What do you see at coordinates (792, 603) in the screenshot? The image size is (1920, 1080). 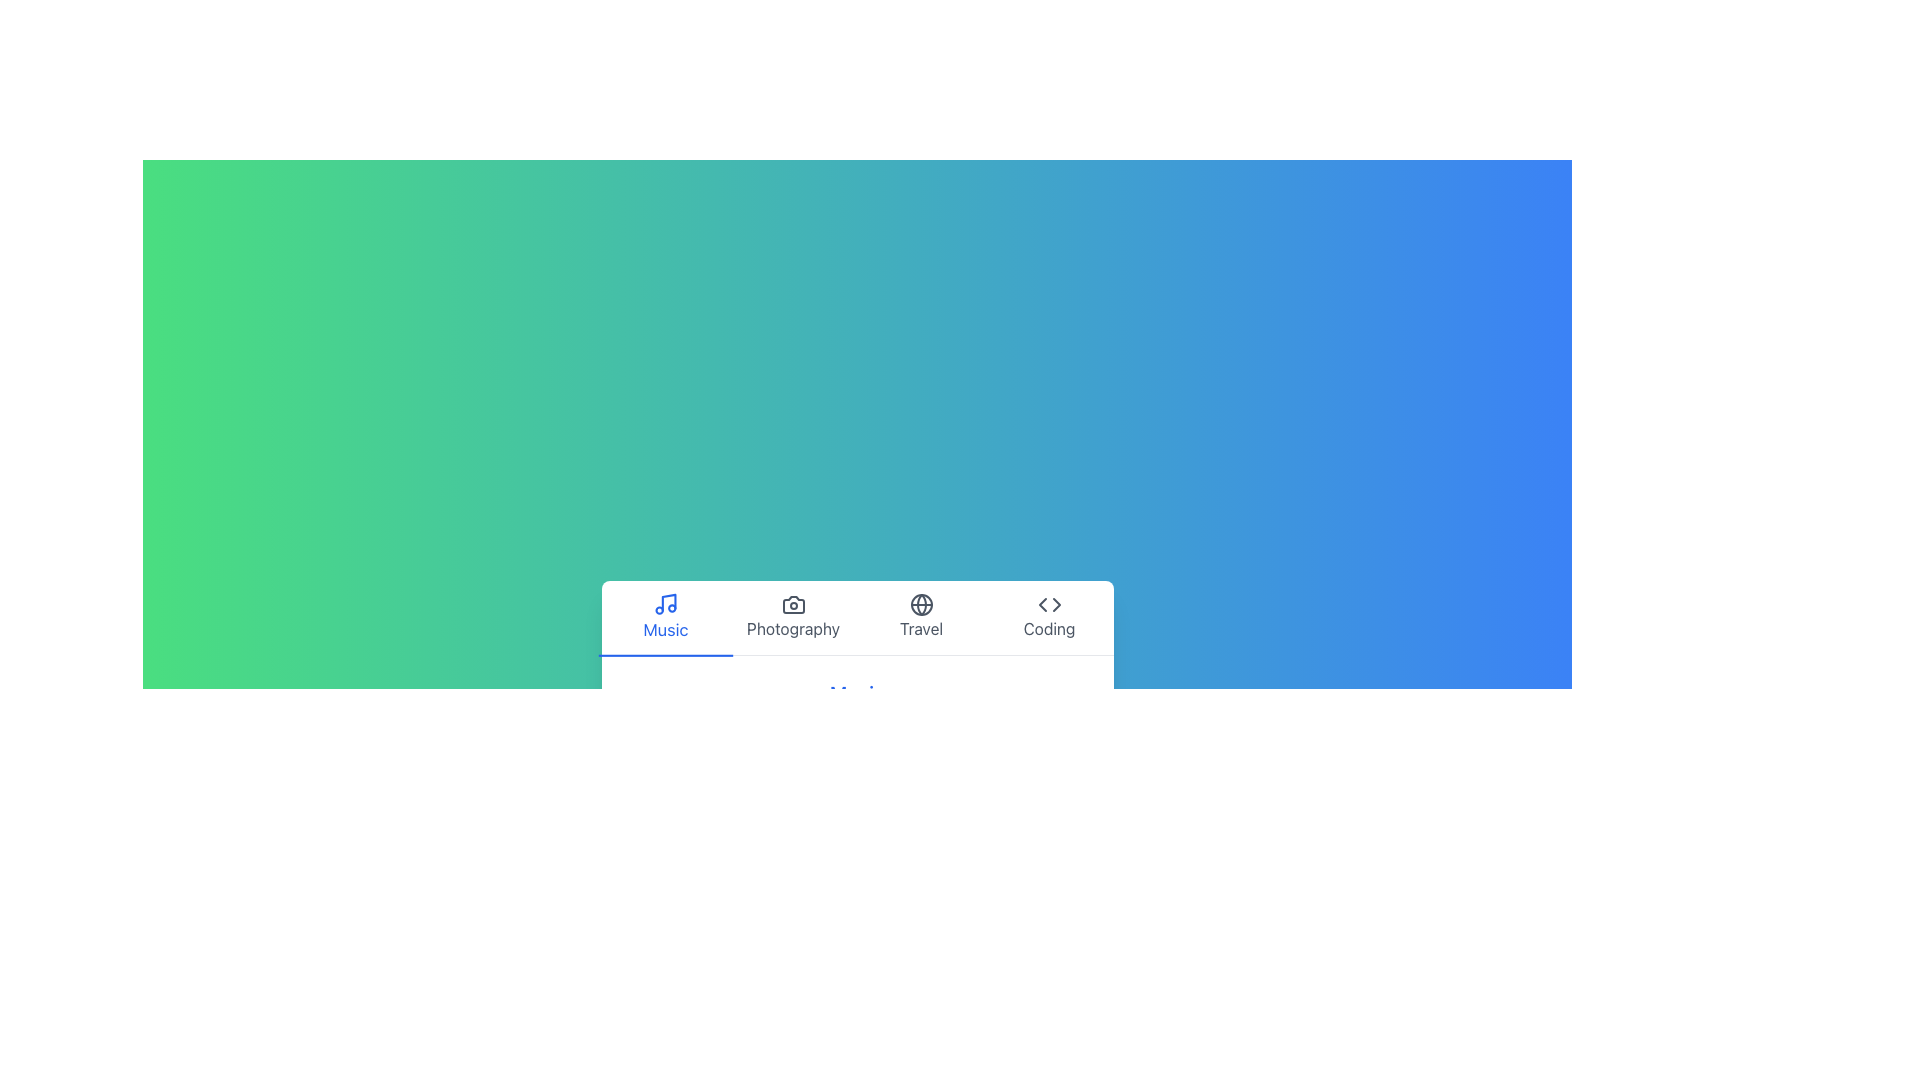 I see `the 'Photography' icon located in the second position of the horizontal menu bar` at bounding box center [792, 603].